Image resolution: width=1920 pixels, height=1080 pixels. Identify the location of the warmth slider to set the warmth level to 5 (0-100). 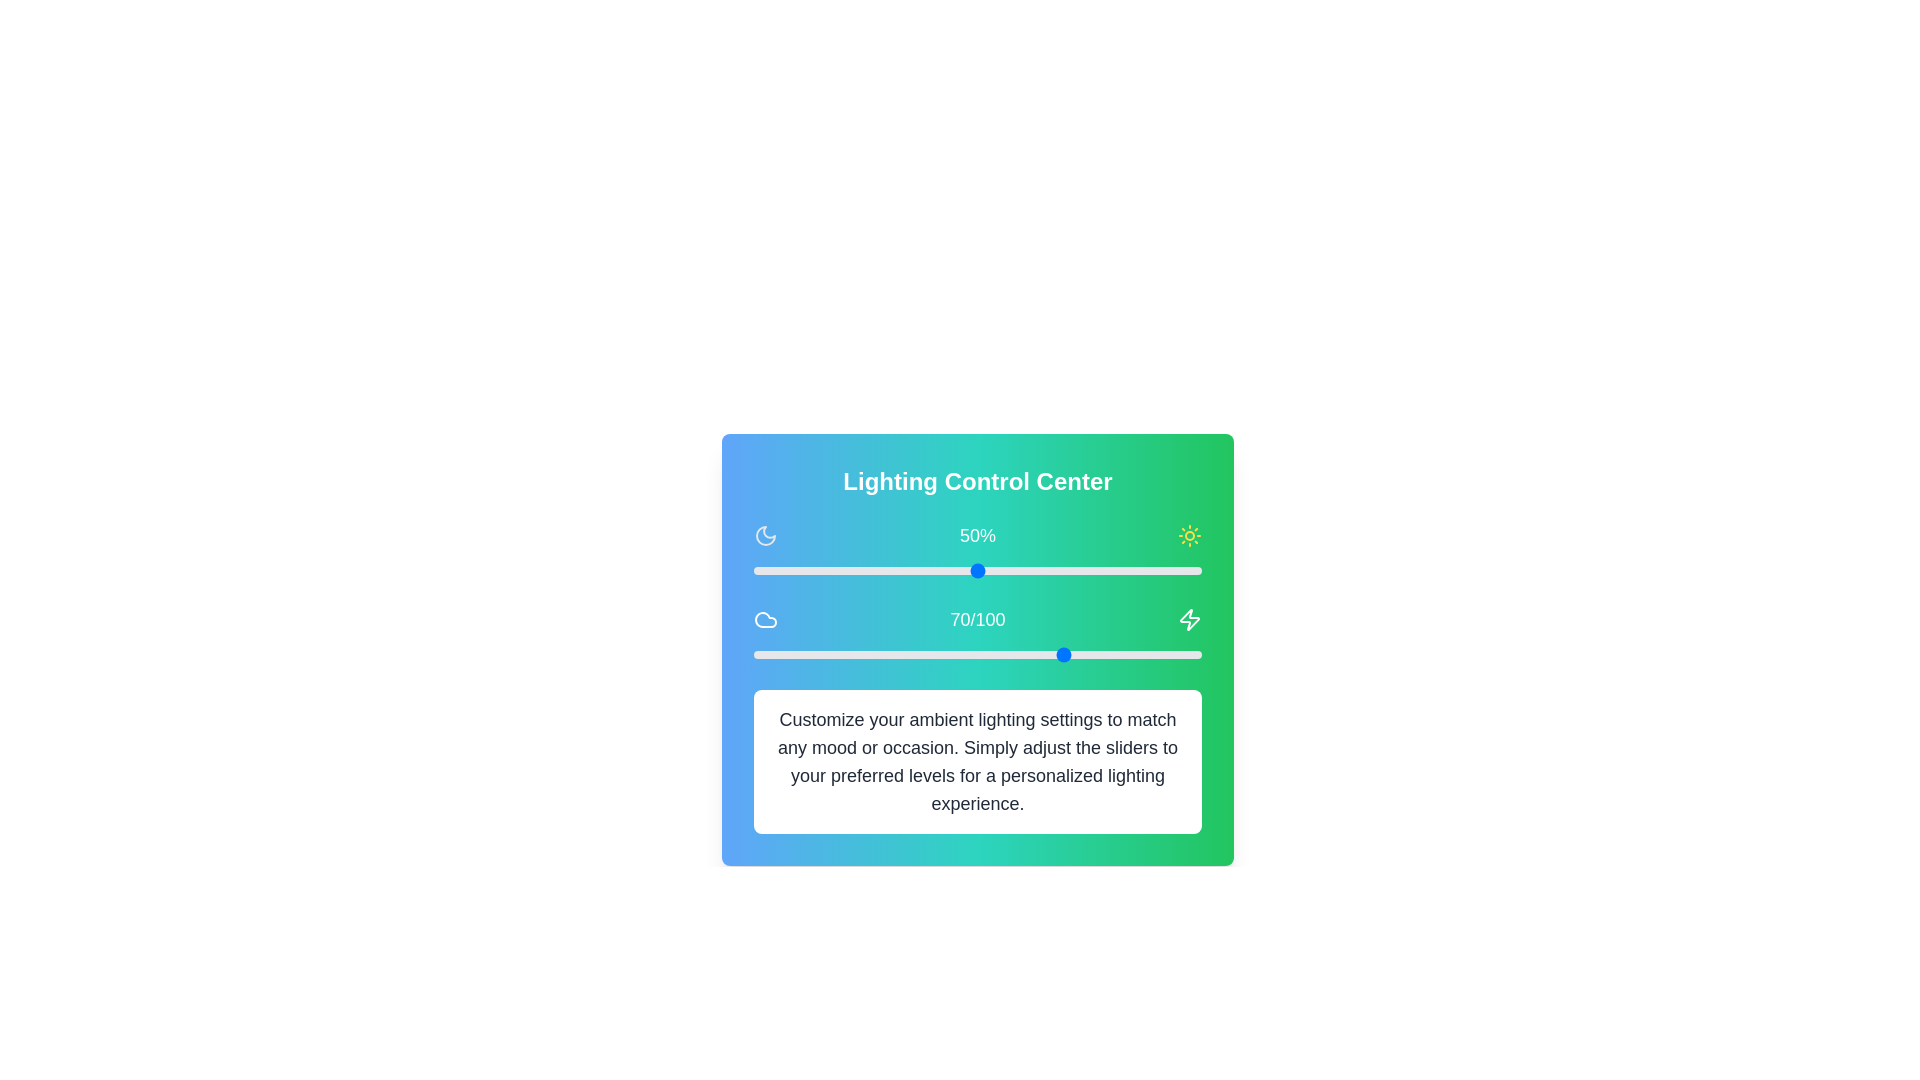
(775, 655).